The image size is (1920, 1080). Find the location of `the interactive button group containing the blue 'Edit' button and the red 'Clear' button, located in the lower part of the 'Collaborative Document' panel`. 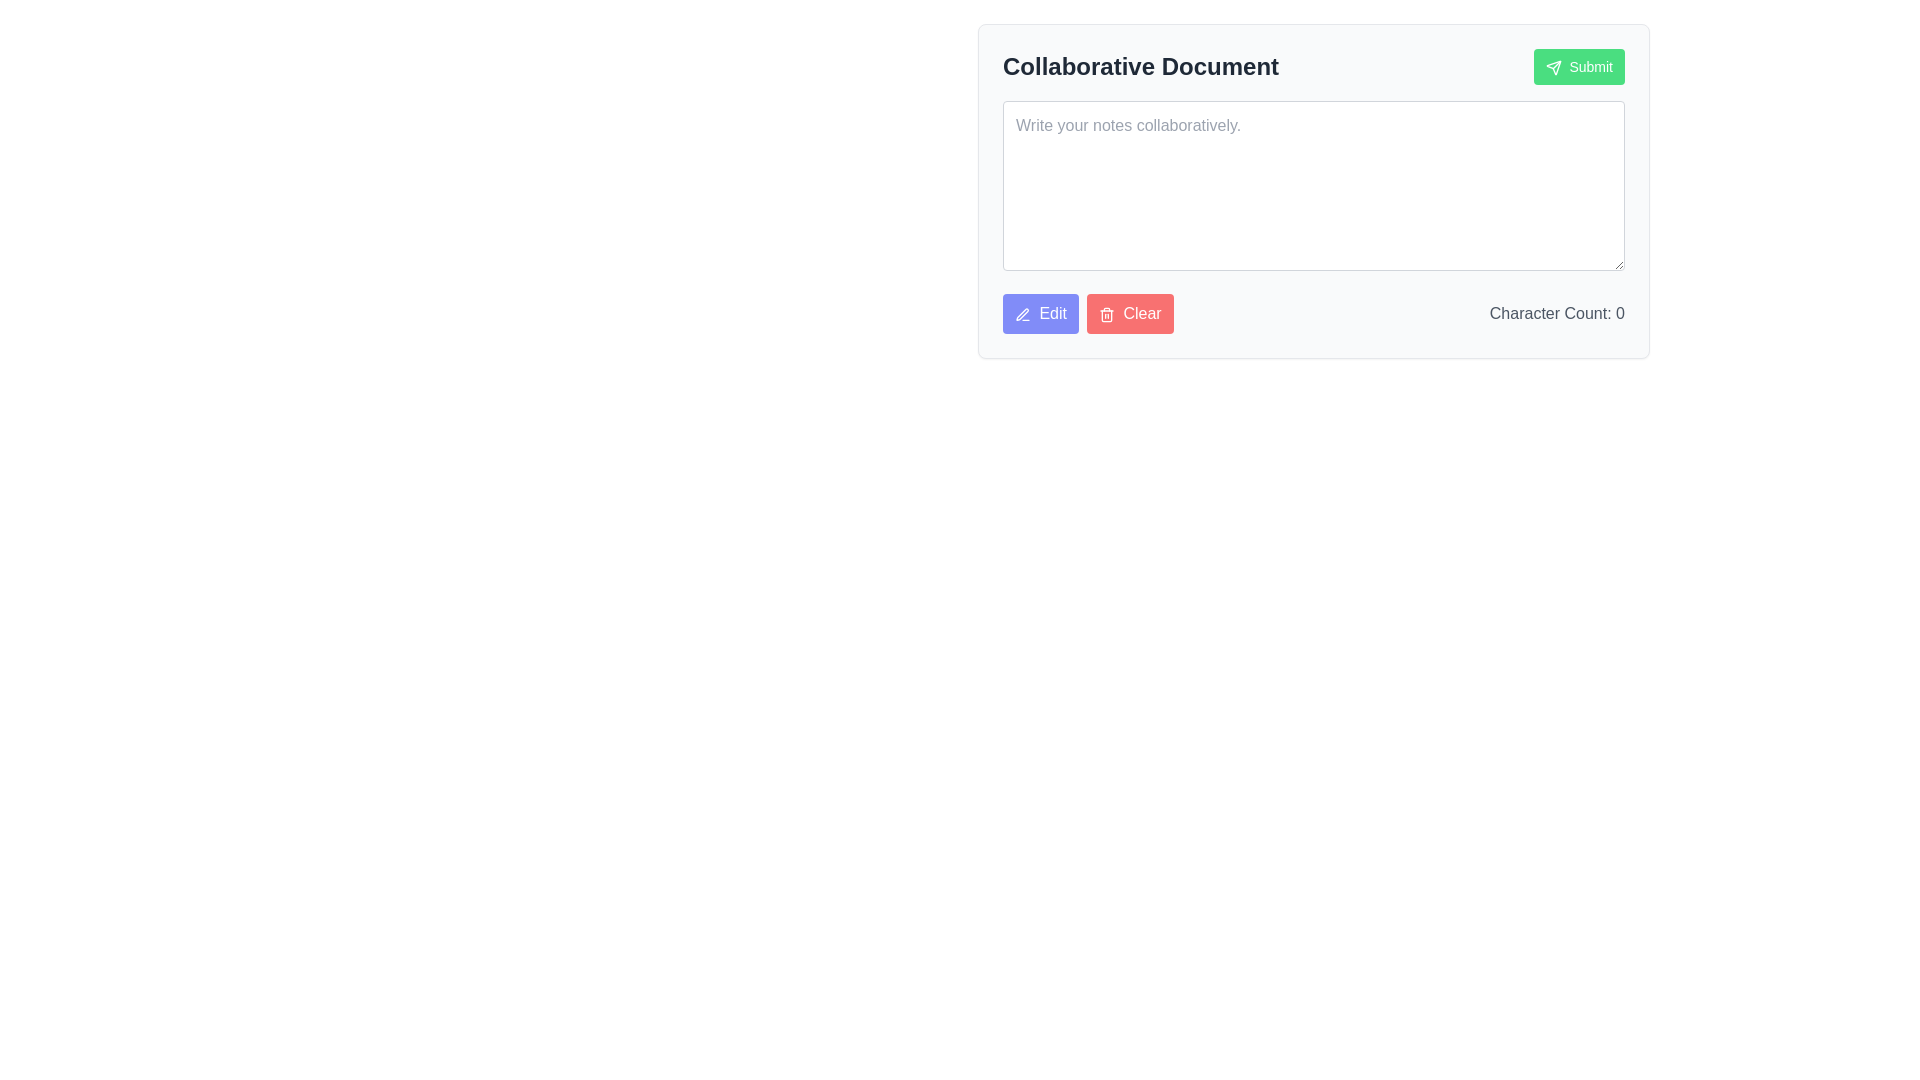

the interactive button group containing the blue 'Edit' button and the red 'Clear' button, located in the lower part of the 'Collaborative Document' panel is located at coordinates (1087, 313).